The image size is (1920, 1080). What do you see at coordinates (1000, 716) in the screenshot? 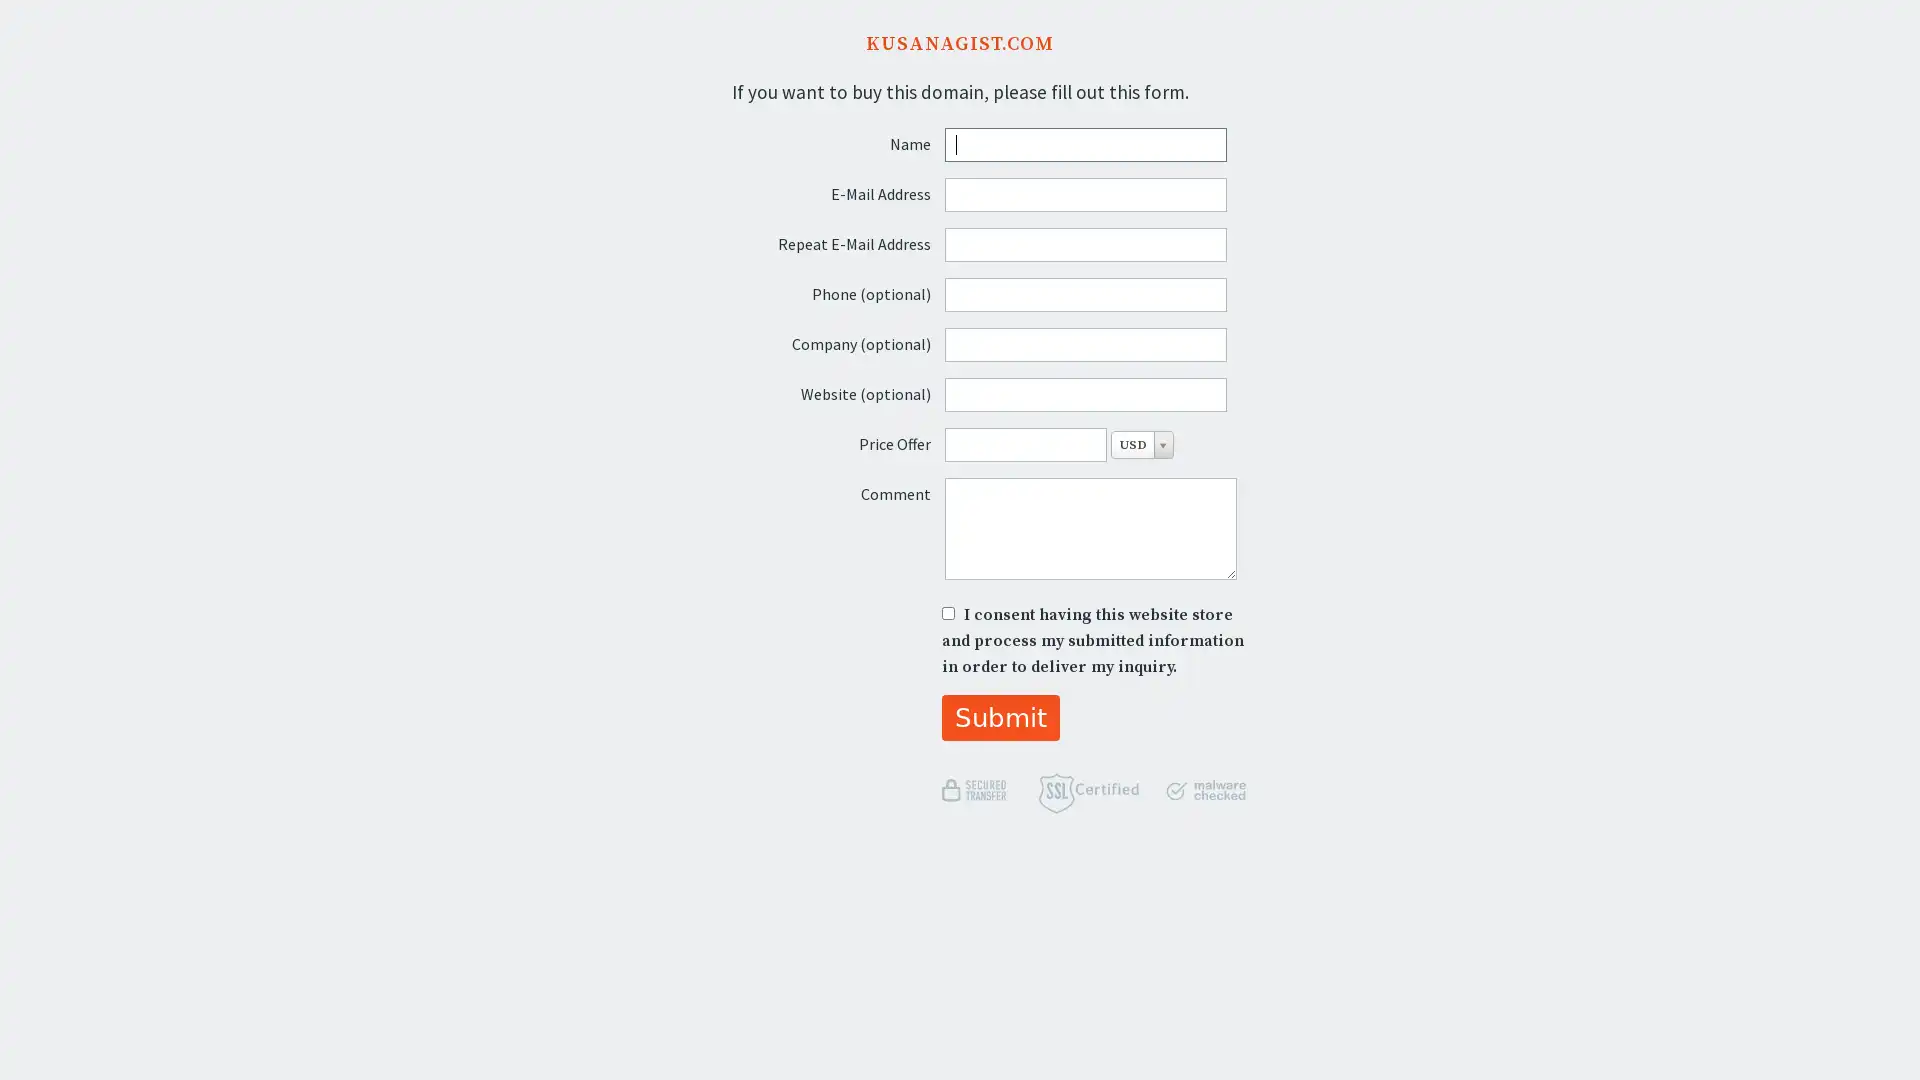
I see `Submit` at bounding box center [1000, 716].